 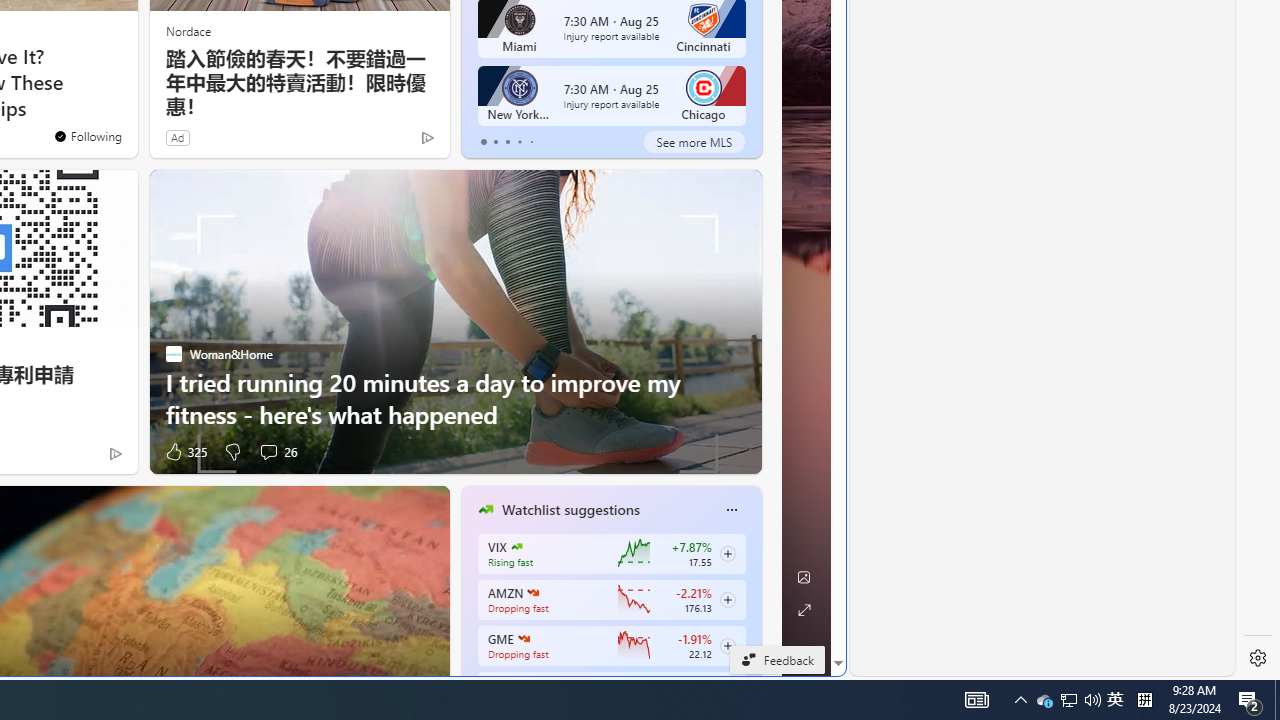 I want to click on '325 Like', so click(x=184, y=451).